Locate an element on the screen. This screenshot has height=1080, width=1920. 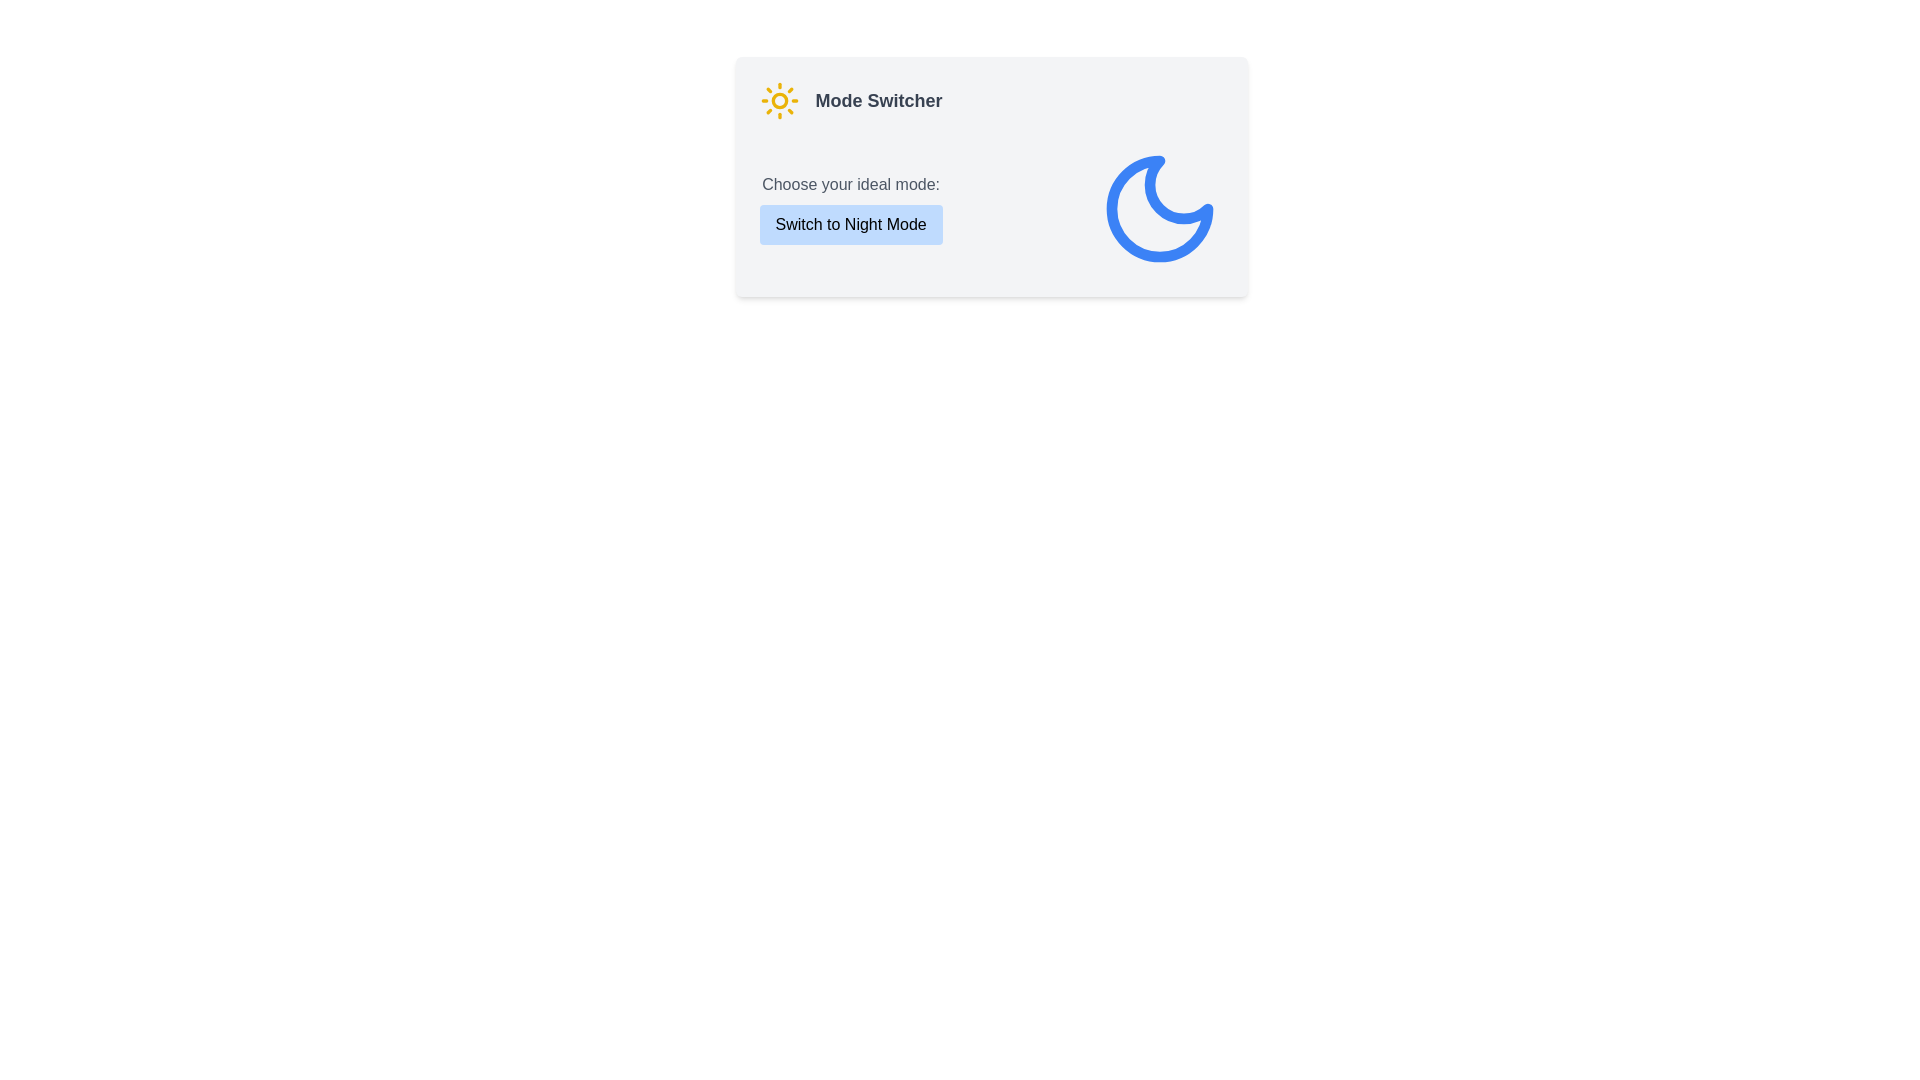
the instructional static text heading located above the 'Switch to Night Mode' button to interact with any tooltip or animations is located at coordinates (851, 185).